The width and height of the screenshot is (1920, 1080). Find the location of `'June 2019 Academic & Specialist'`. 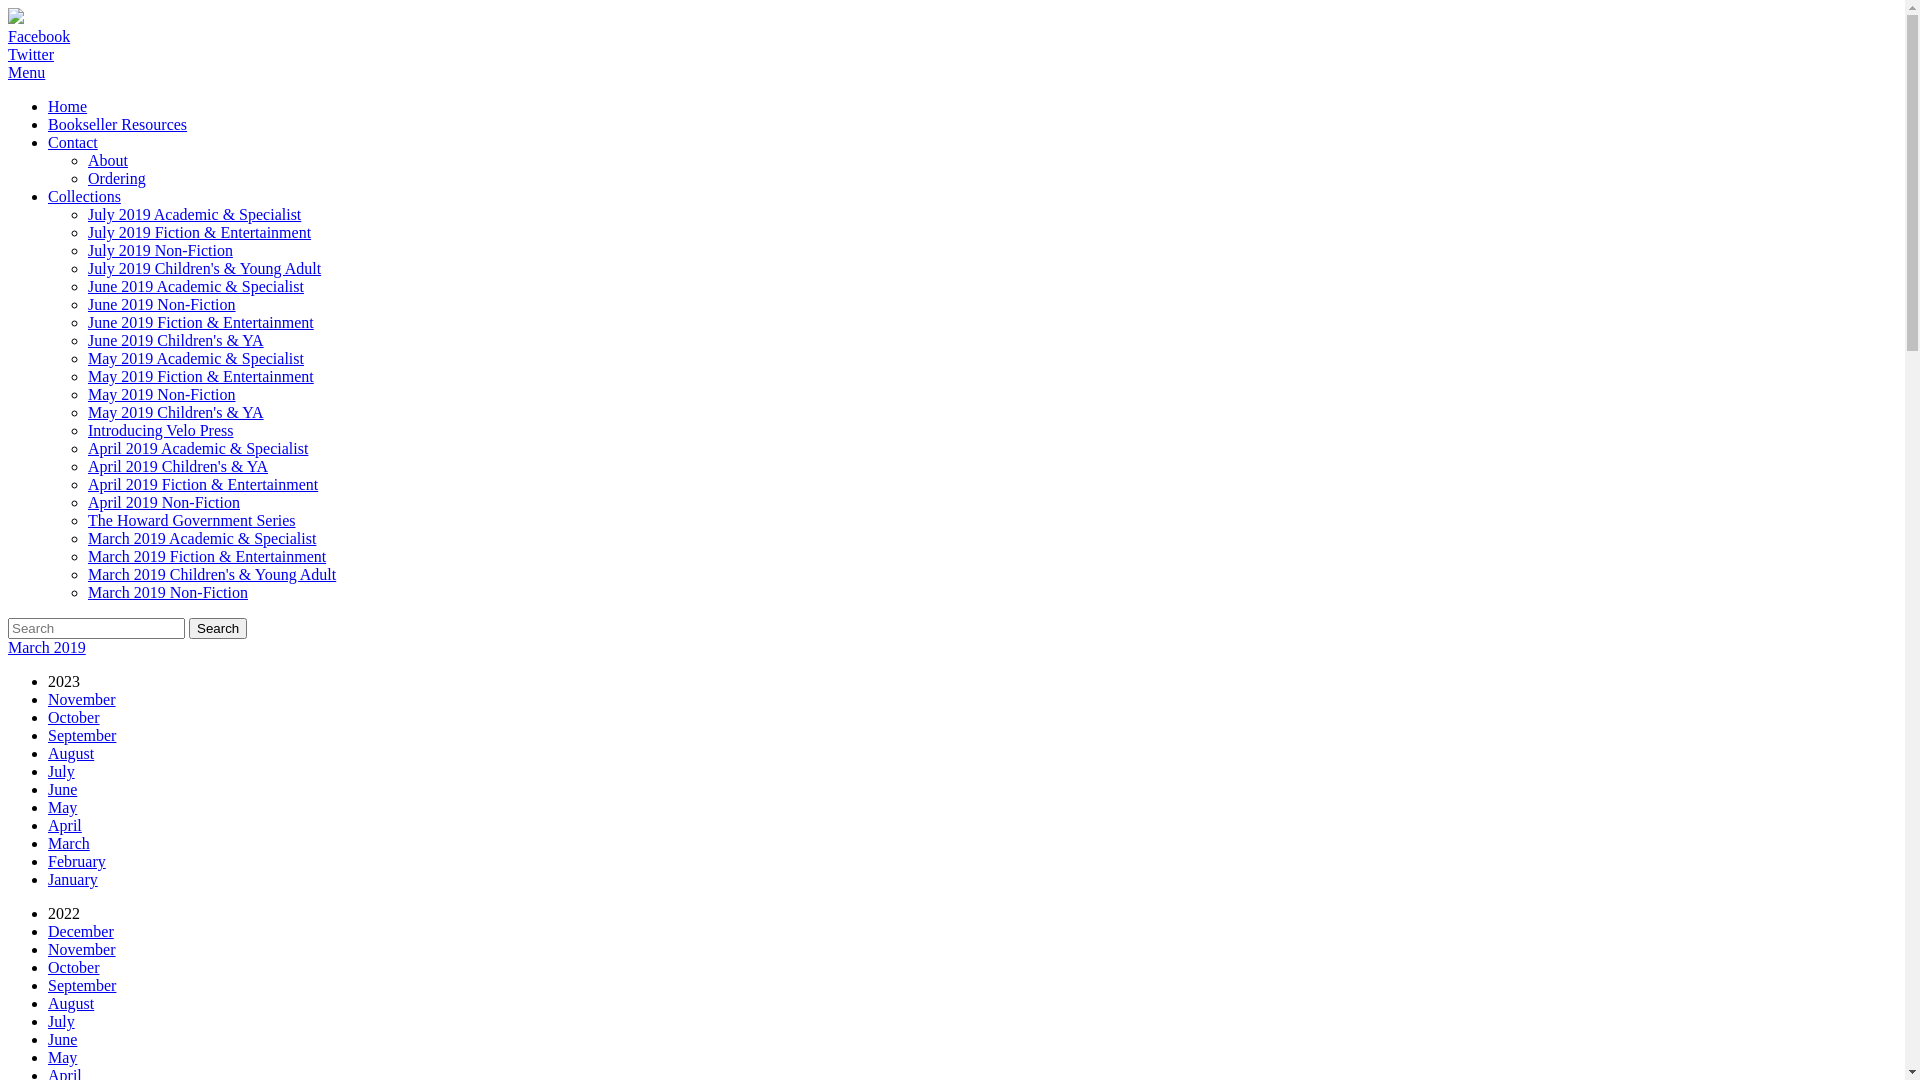

'June 2019 Academic & Specialist' is located at coordinates (86, 286).